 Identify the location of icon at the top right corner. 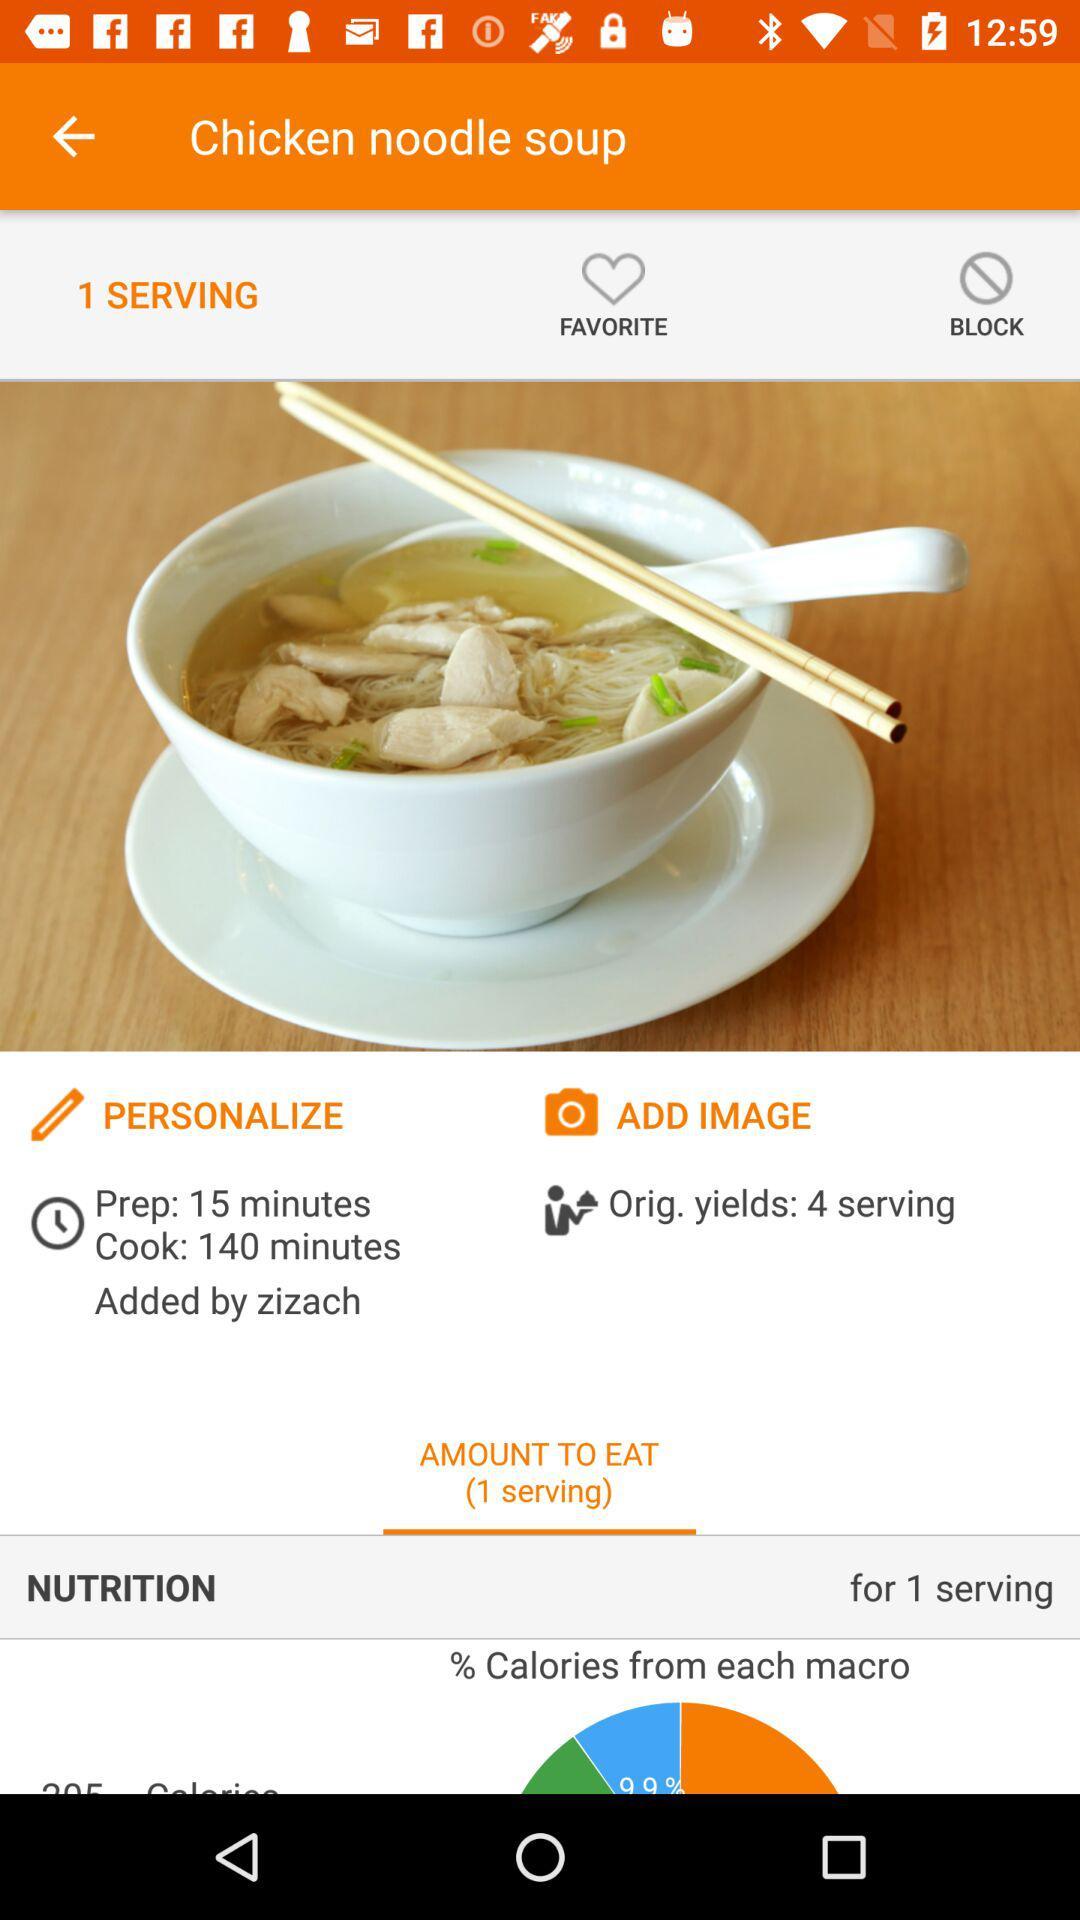
(985, 293).